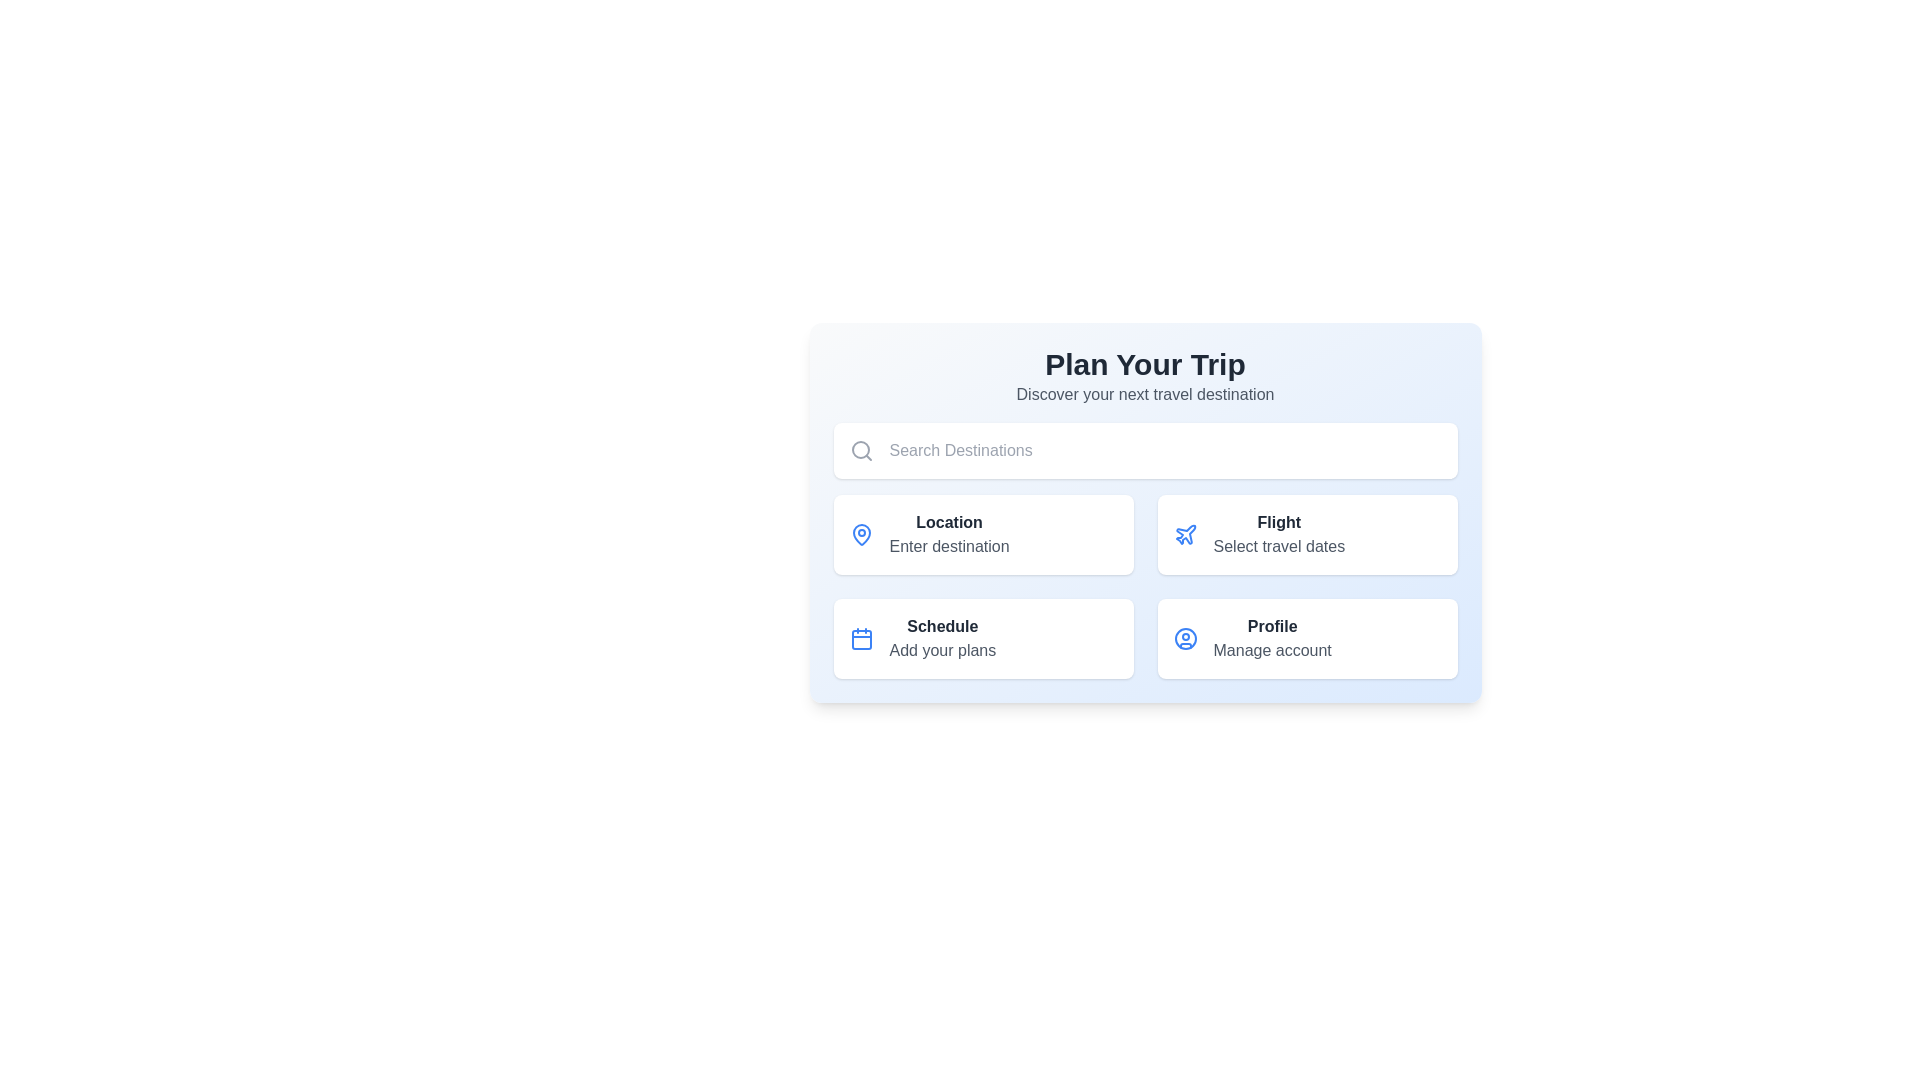 Image resolution: width=1920 pixels, height=1080 pixels. What do you see at coordinates (983, 534) in the screenshot?
I see `the Information card or navigation item that allows users to select a location or destination, located in the top-left corner of the grid layout, beneath the search bar and above the 'Schedule' option` at bounding box center [983, 534].